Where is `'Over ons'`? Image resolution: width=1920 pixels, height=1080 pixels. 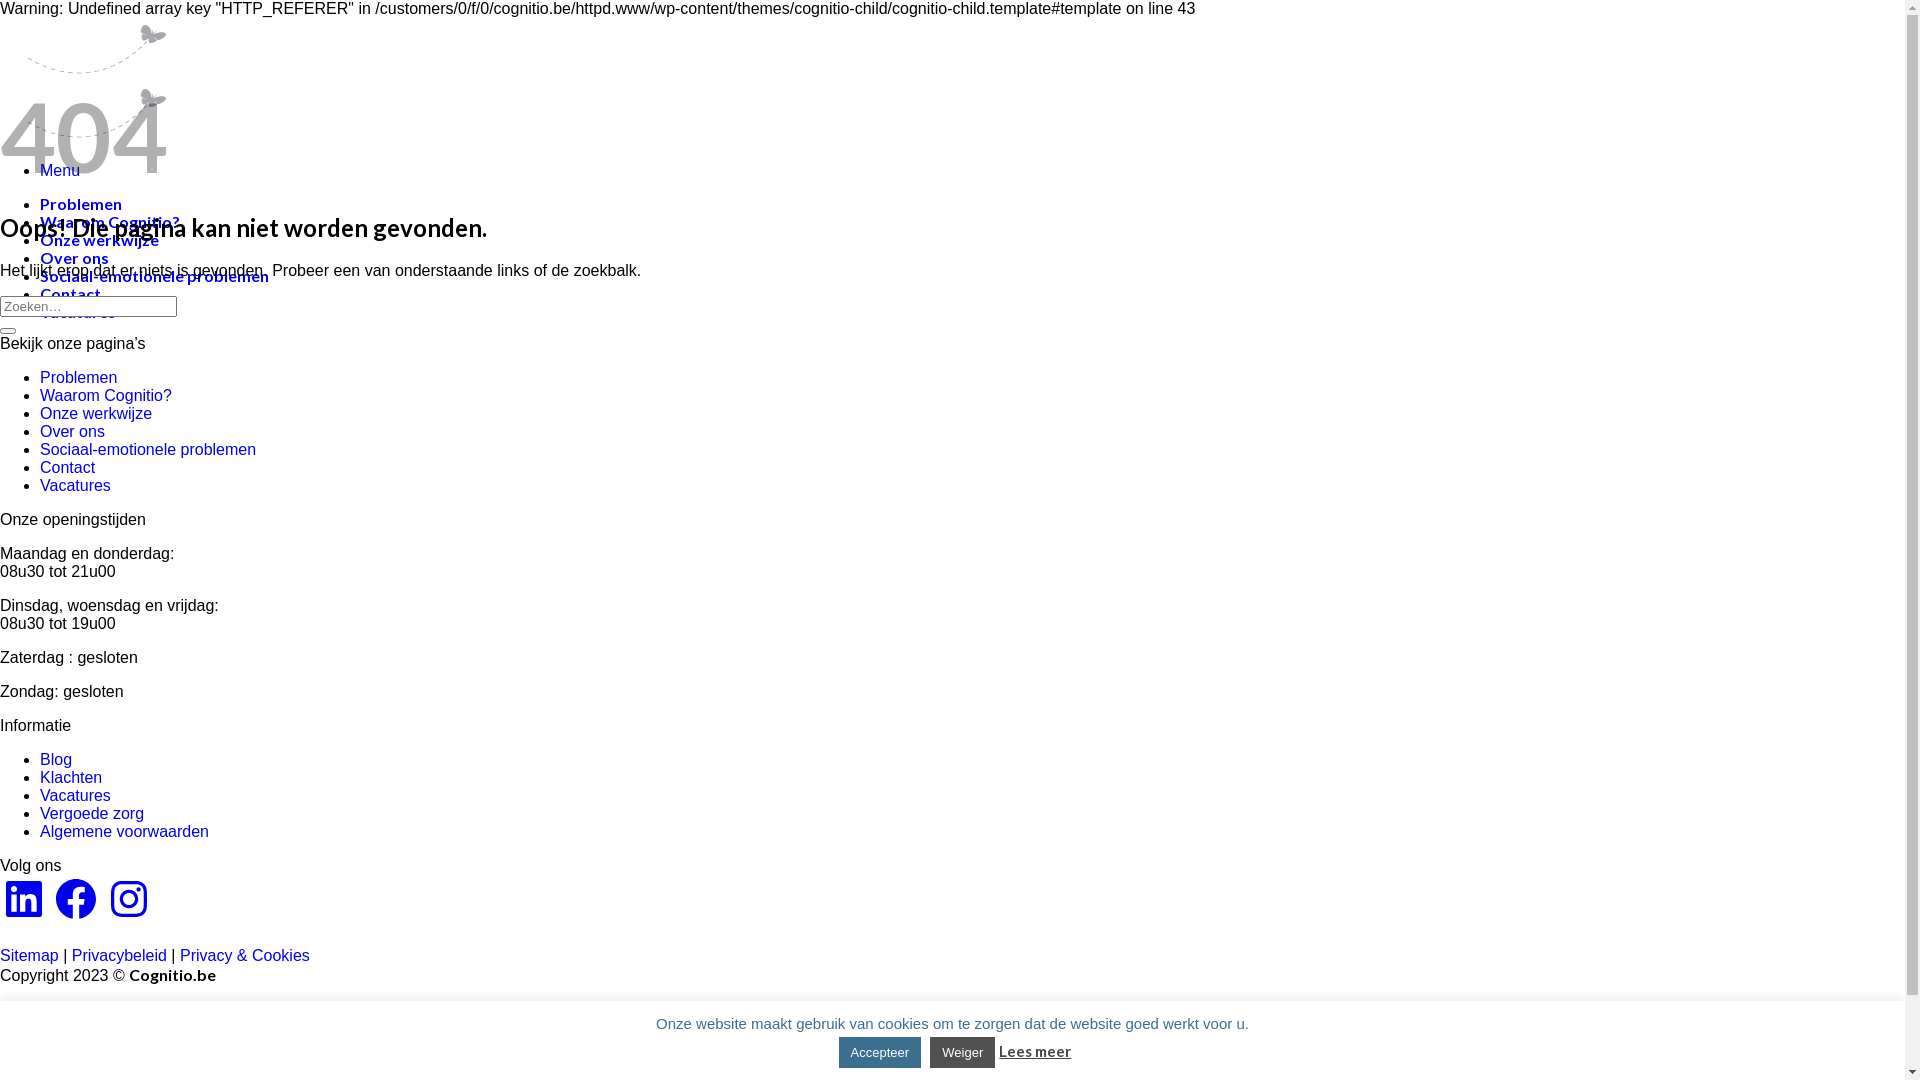 'Over ons' is located at coordinates (74, 256).